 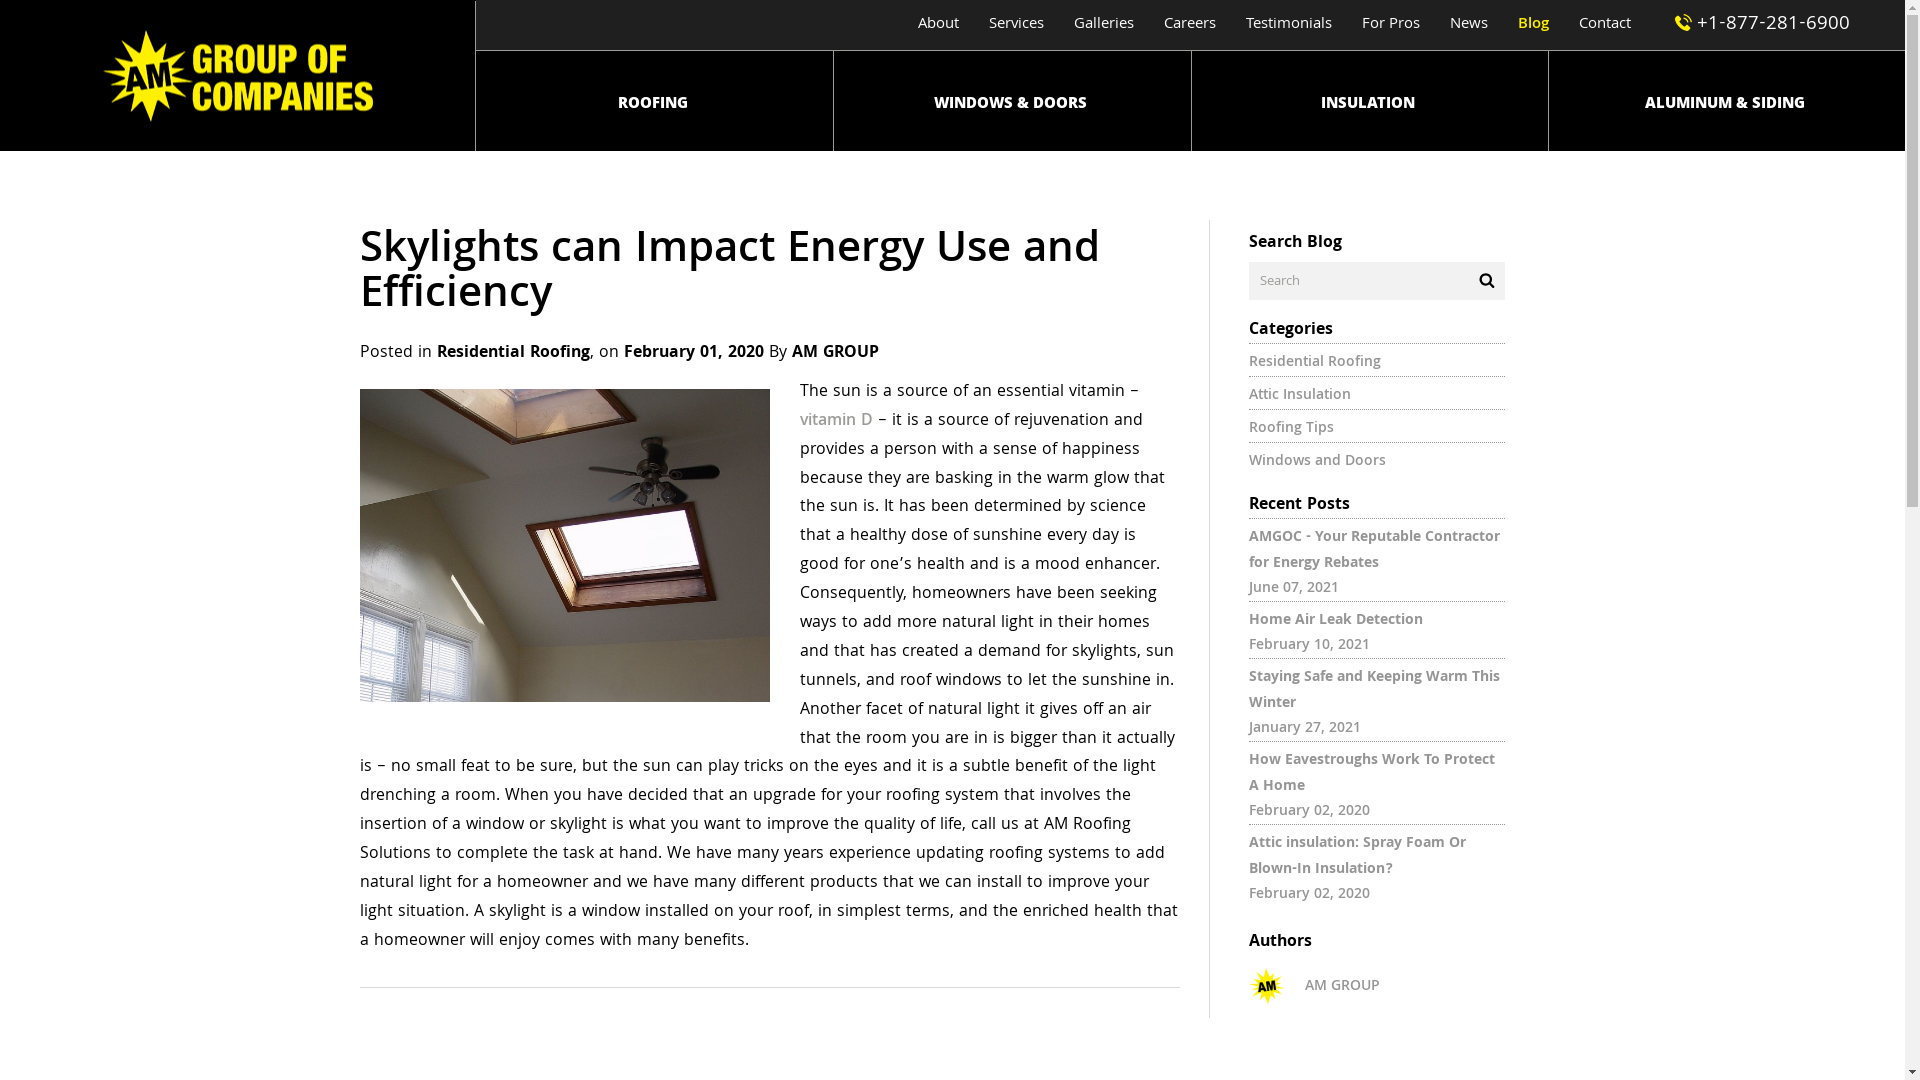 What do you see at coordinates (1376, 781) in the screenshot?
I see `'How Eavestroughs Work To Protect A Home` at bounding box center [1376, 781].